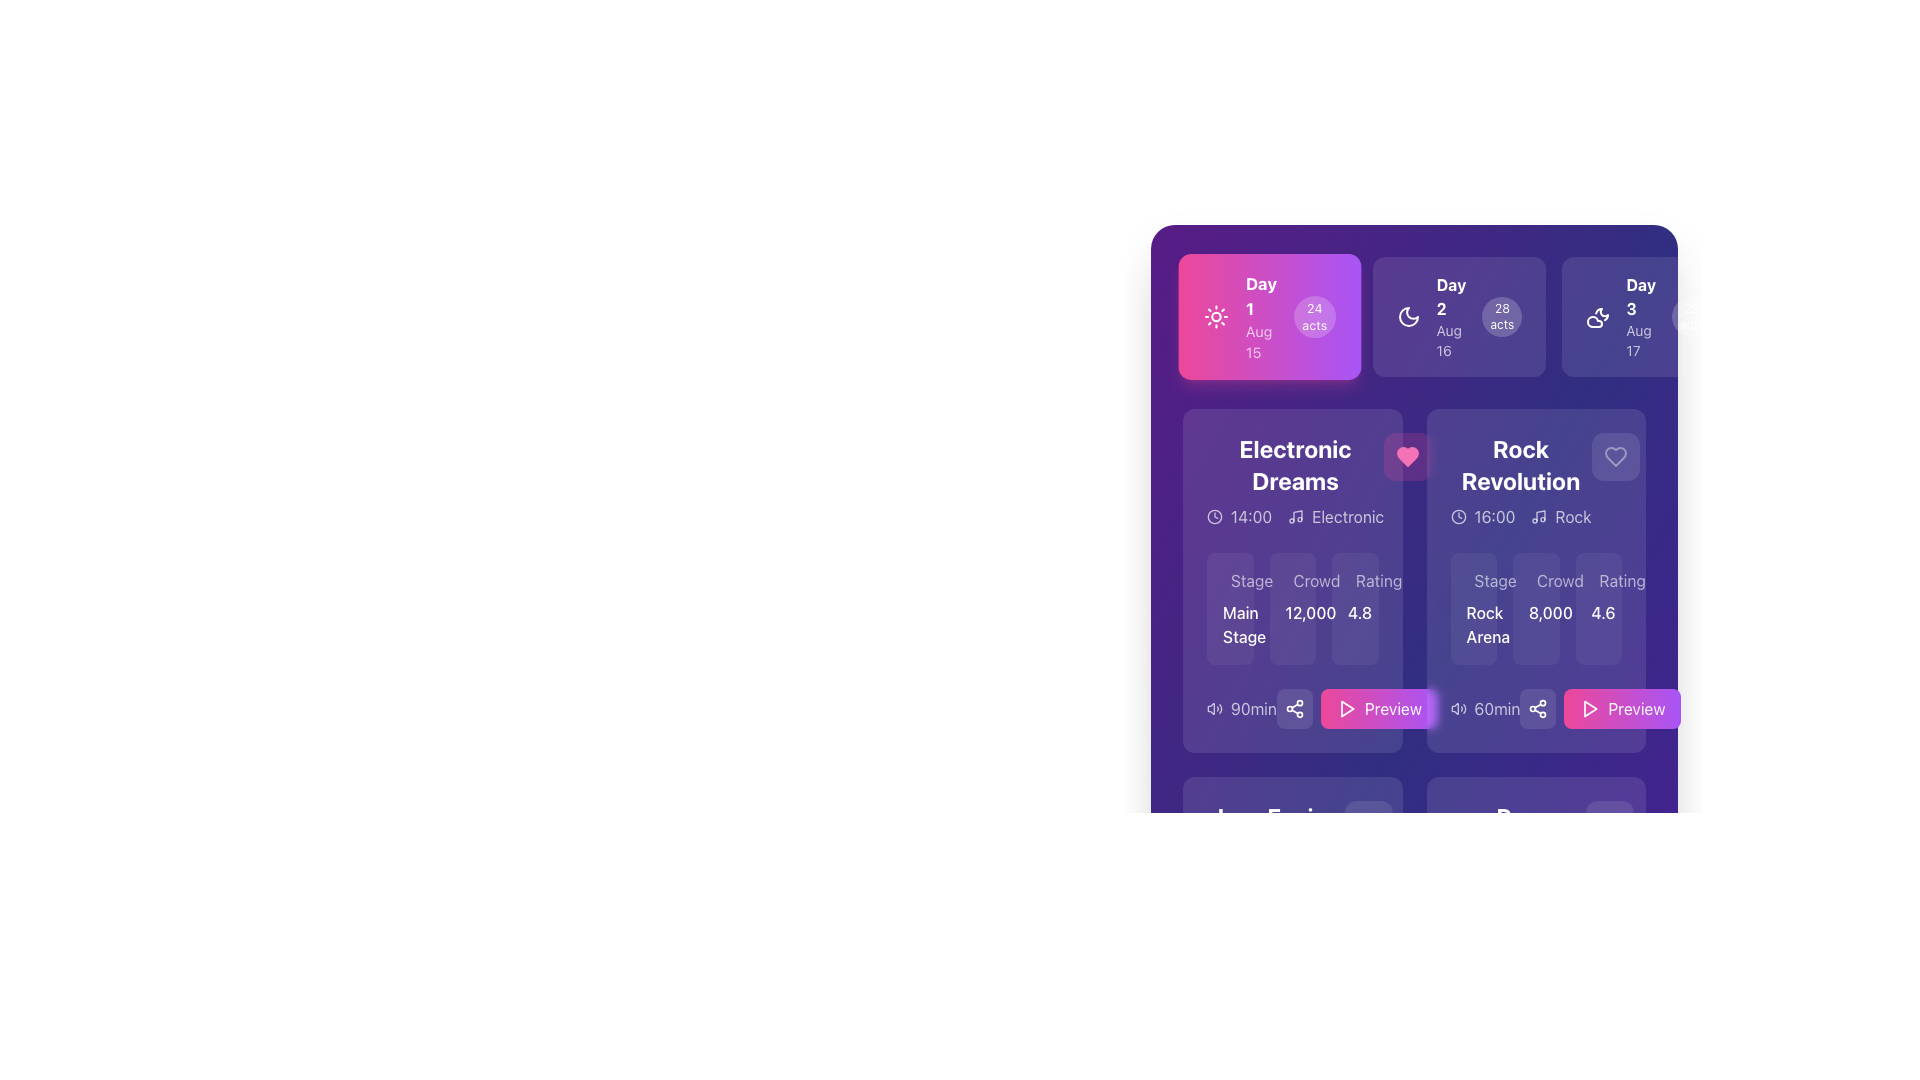 Image resolution: width=1920 pixels, height=1080 pixels. What do you see at coordinates (1641, 297) in the screenshot?
I see `the label displaying 'Day 3' in bold white font against a dark purple background, located at the top right corner of the row of day elements` at bounding box center [1641, 297].